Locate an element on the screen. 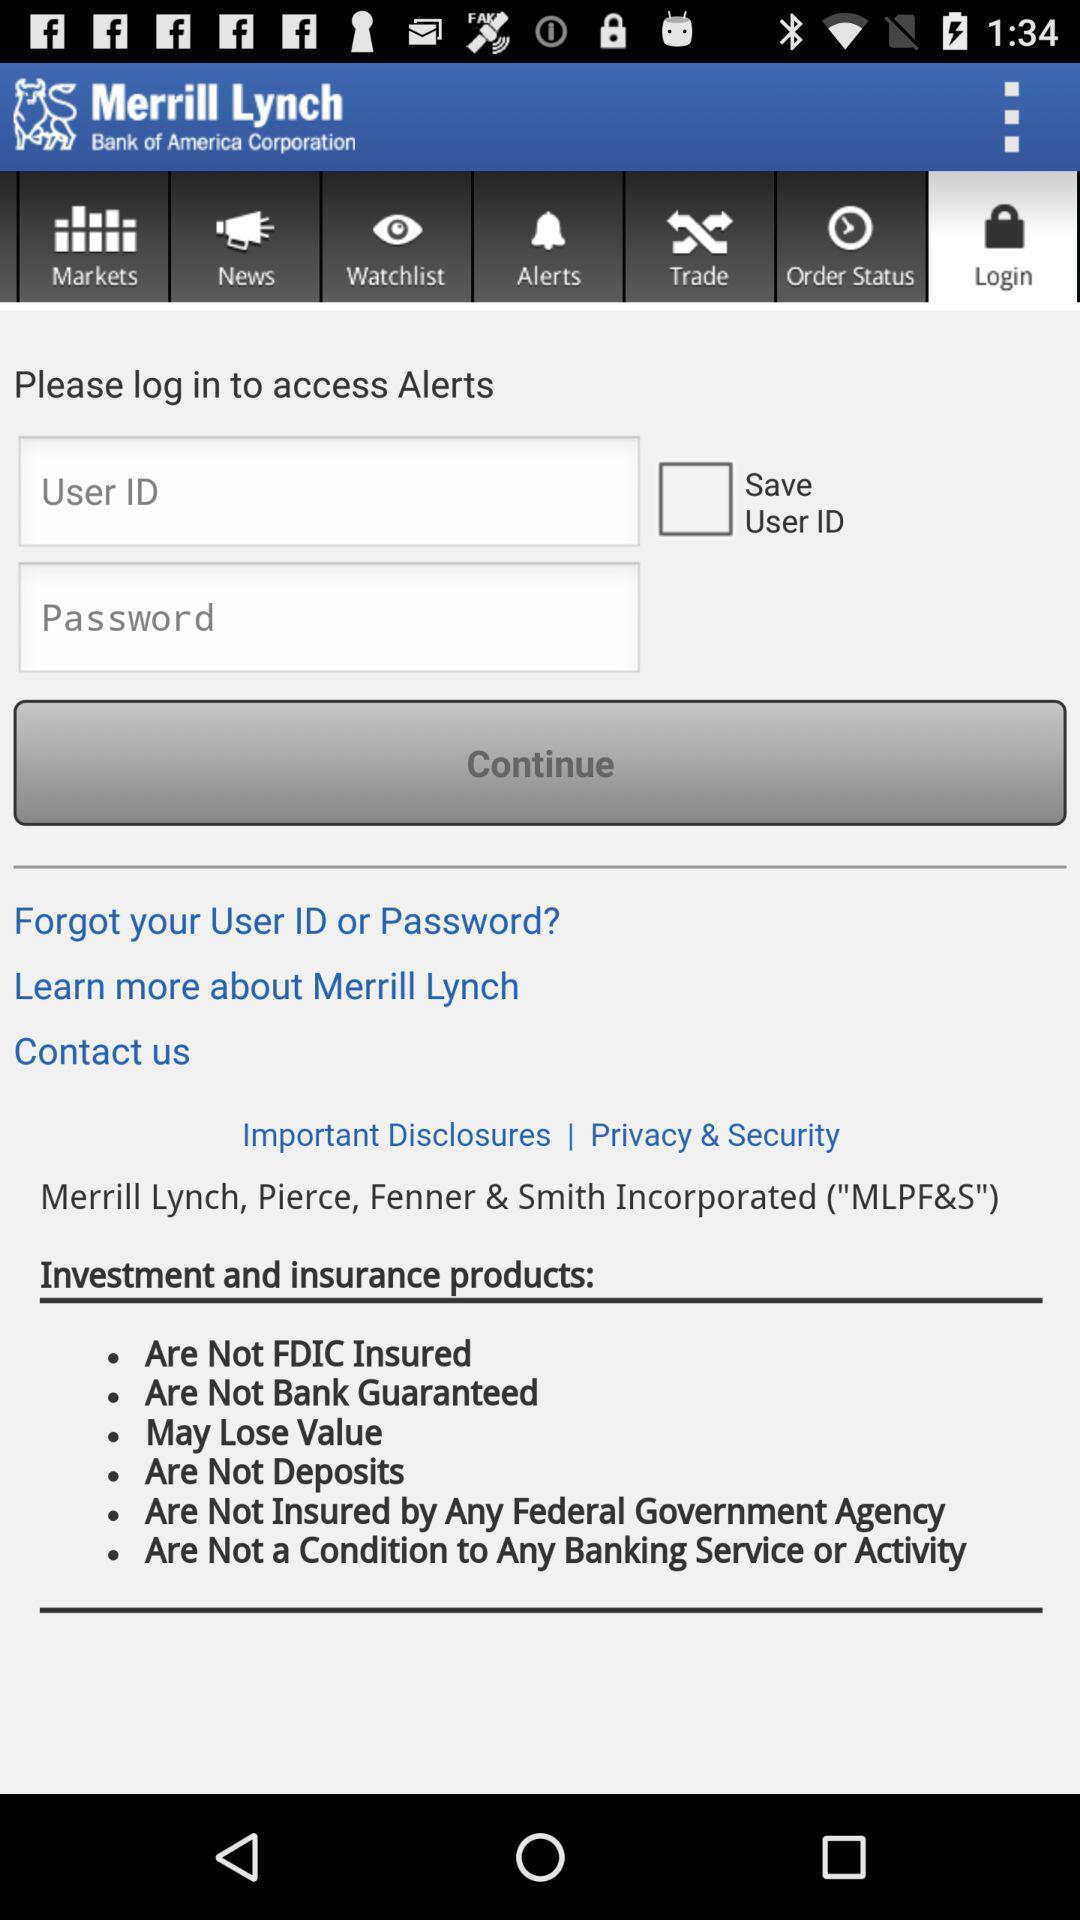 The width and height of the screenshot is (1080, 1920). see latest news is located at coordinates (244, 236).